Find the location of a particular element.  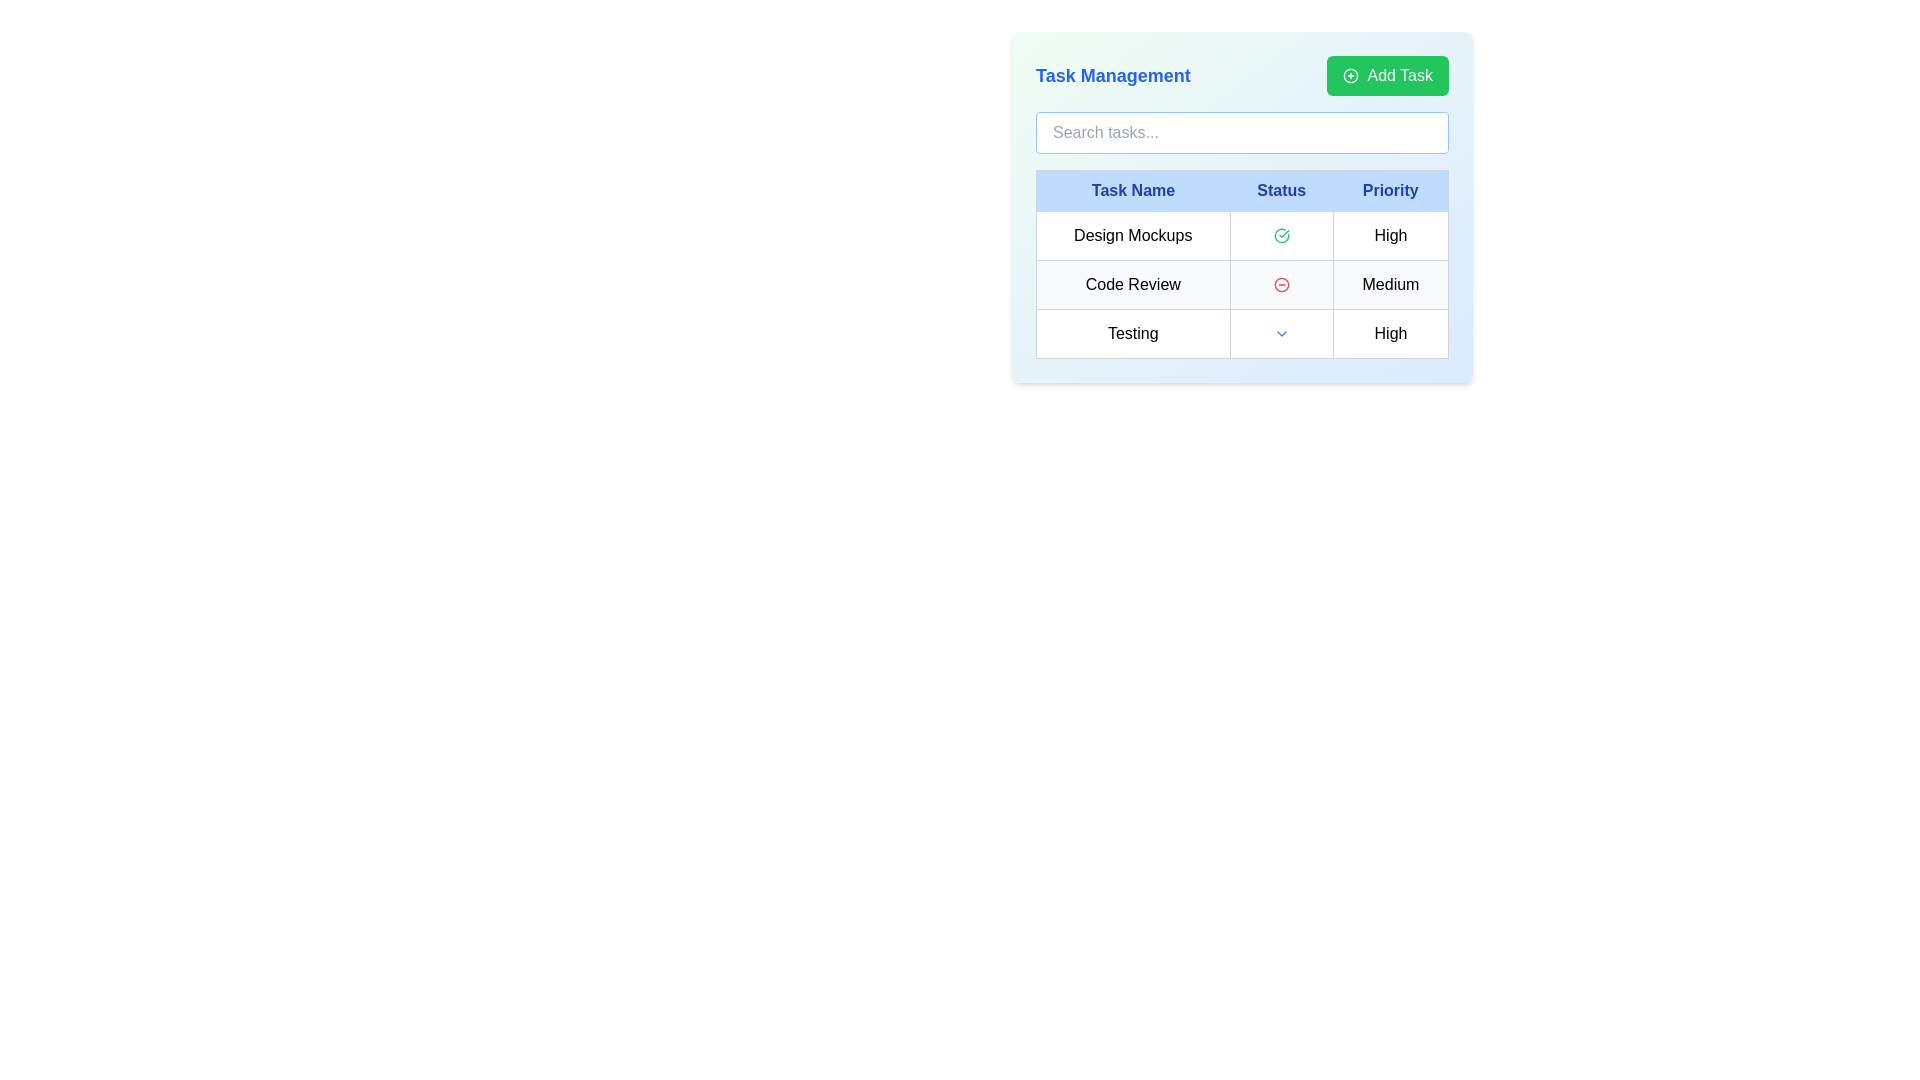

the downward-facing chevron icon is located at coordinates (1281, 333).